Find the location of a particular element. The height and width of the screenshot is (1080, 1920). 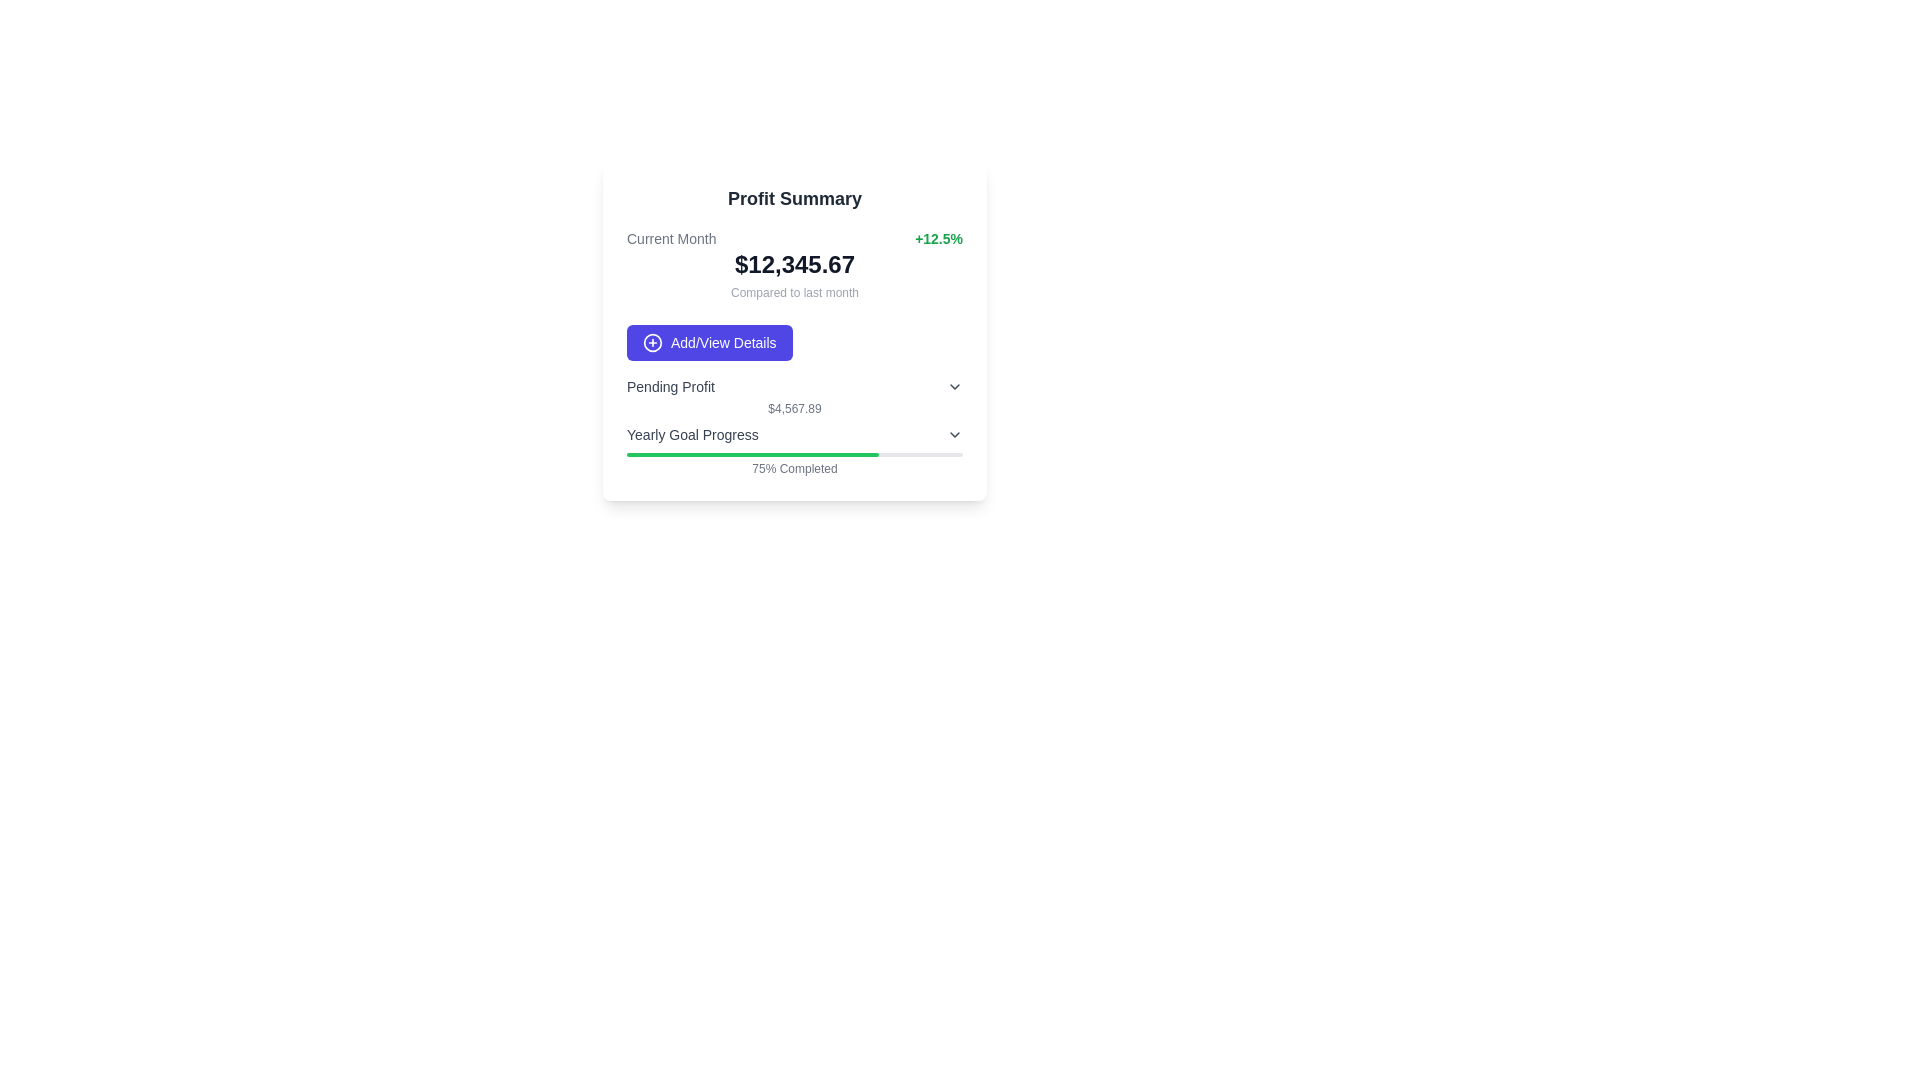

the 'Current Month' Content Display Box is located at coordinates (794, 264).